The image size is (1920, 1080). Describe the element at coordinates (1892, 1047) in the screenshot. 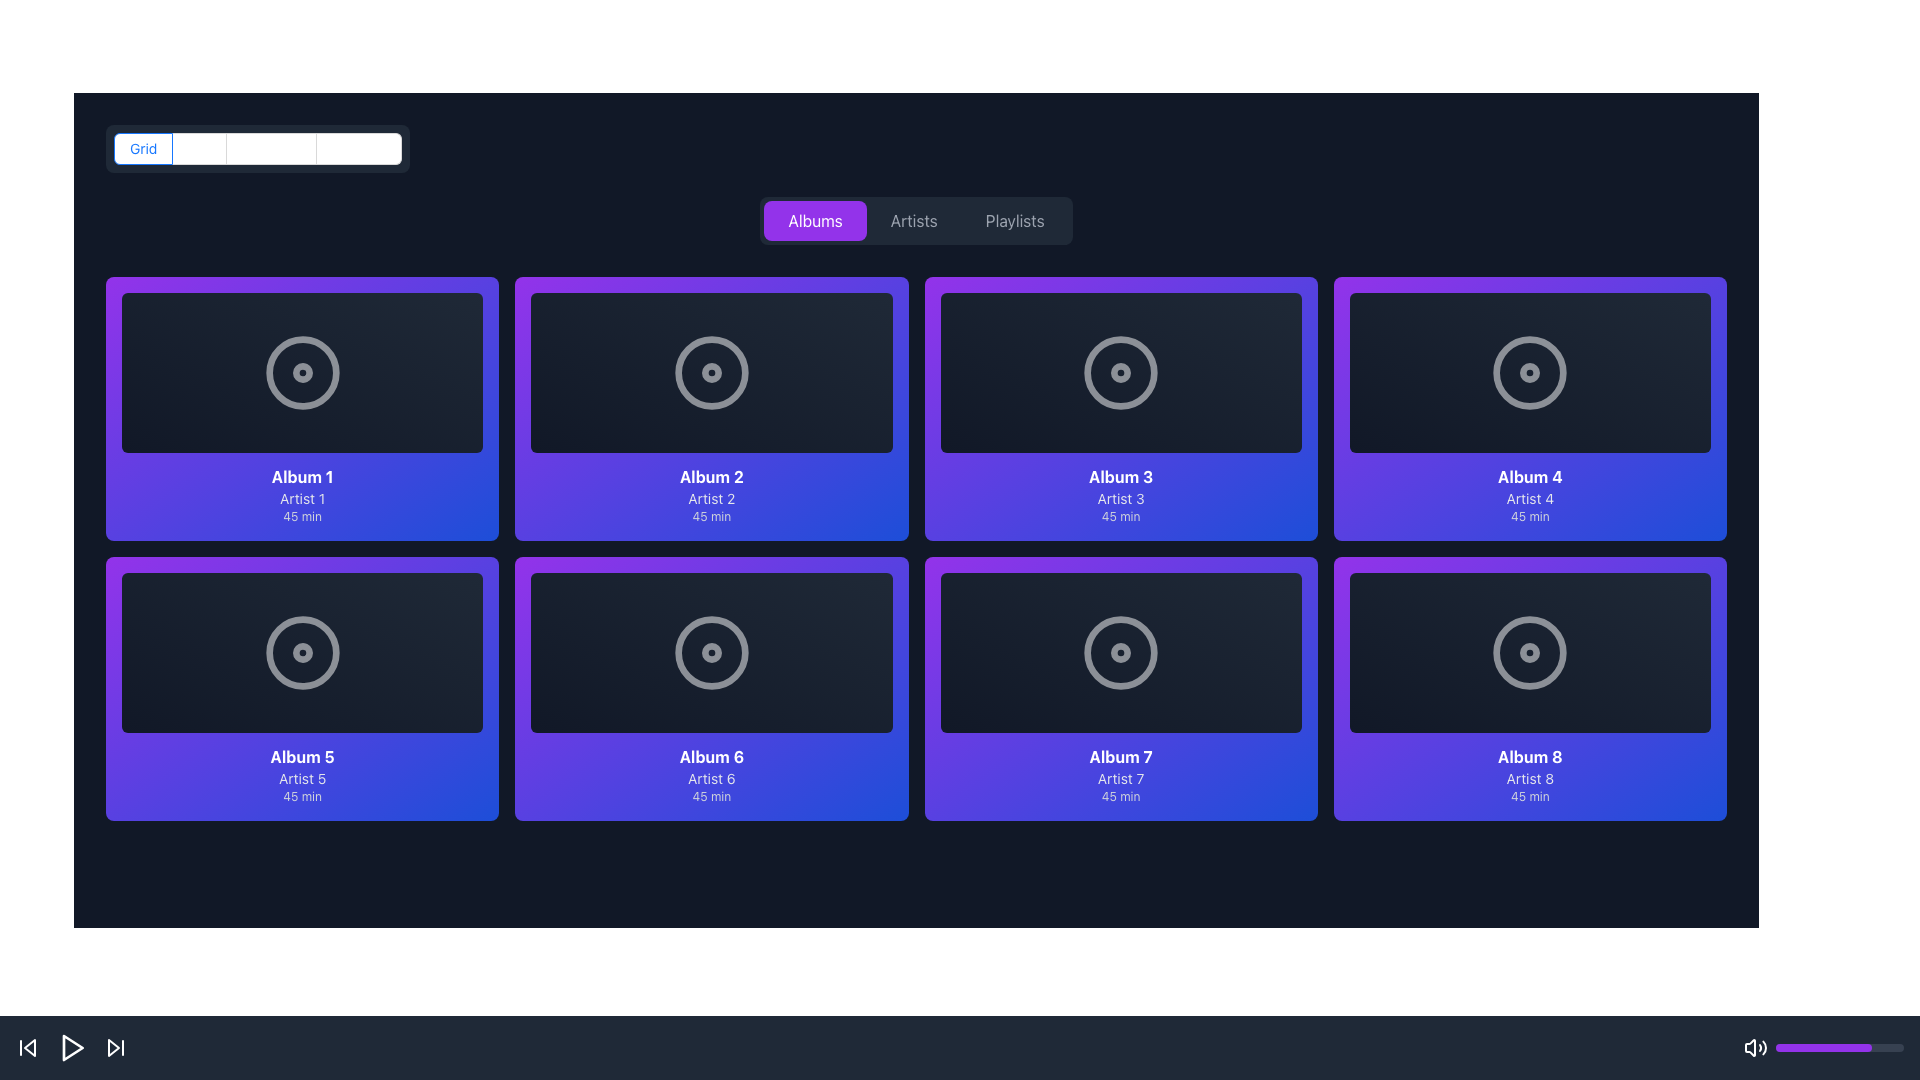

I see `progress bar` at that location.